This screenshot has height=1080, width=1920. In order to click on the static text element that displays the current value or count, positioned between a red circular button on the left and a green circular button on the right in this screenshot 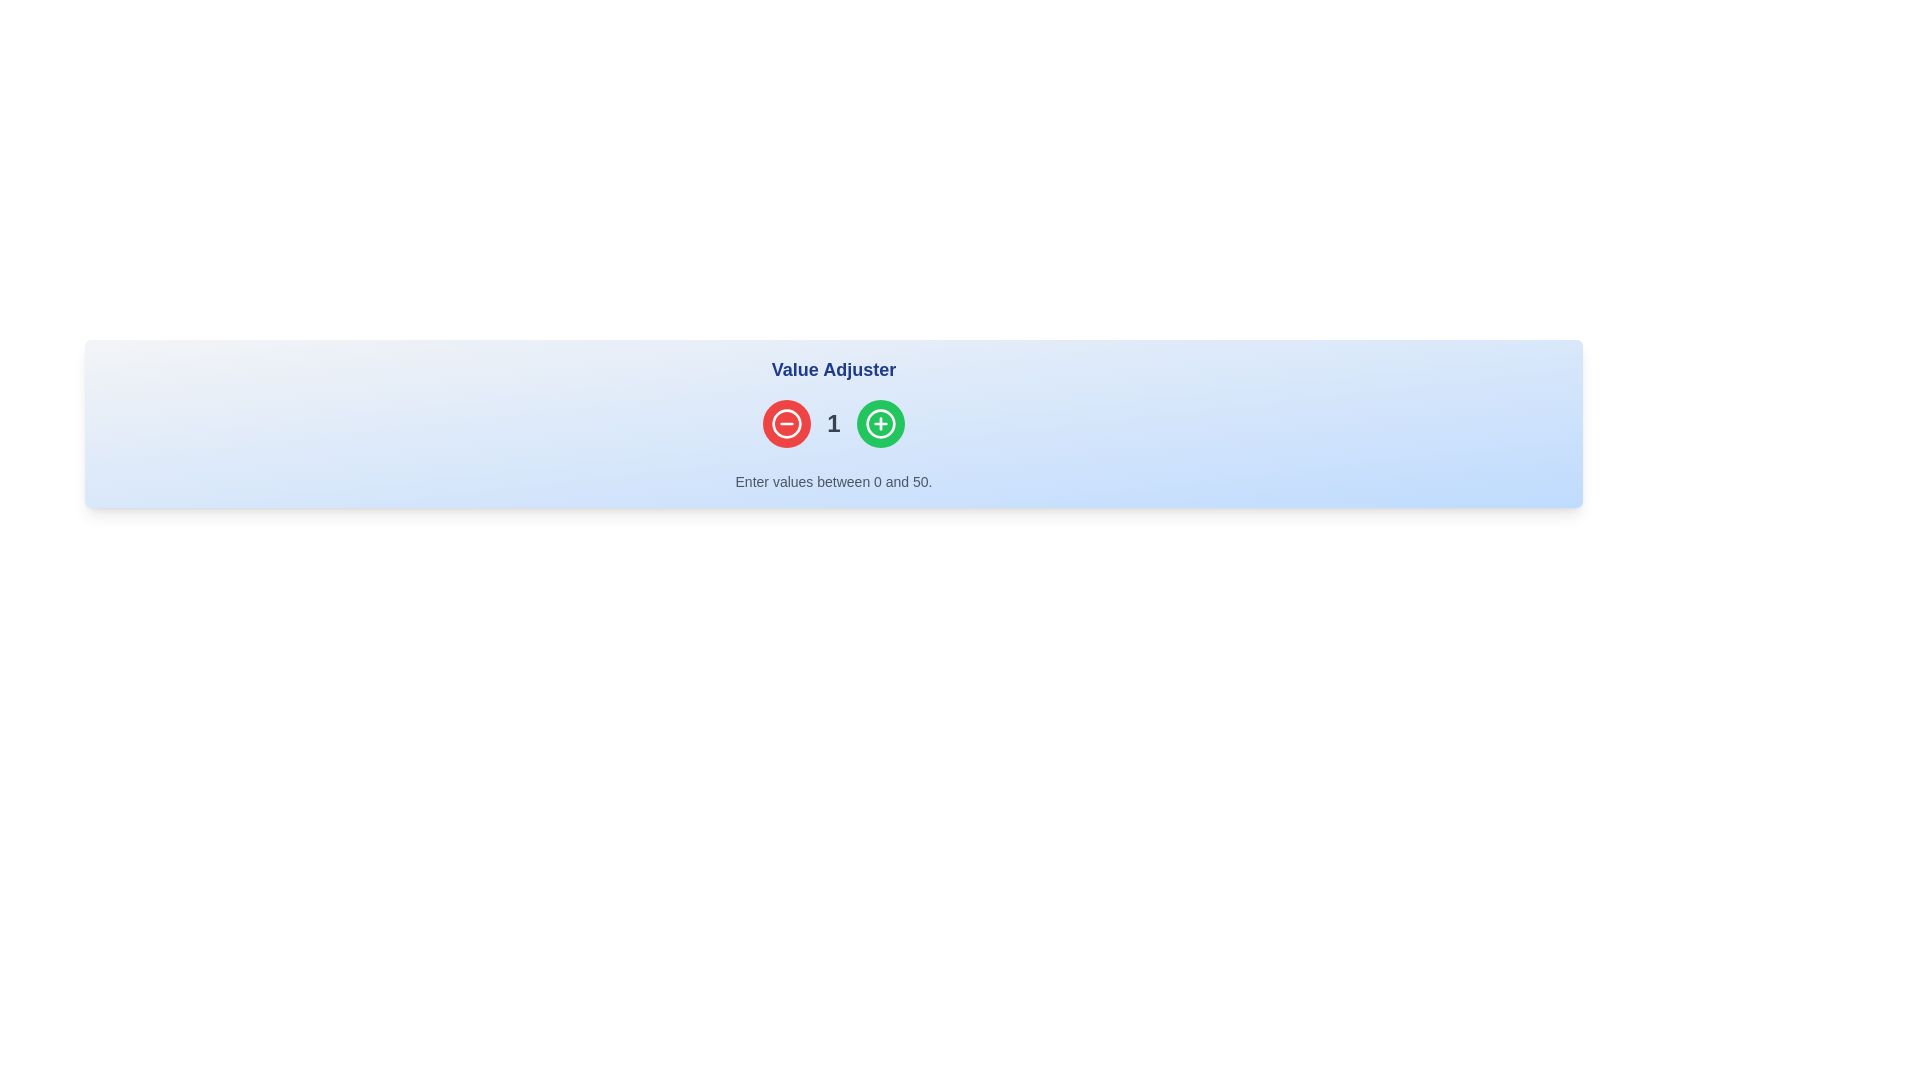, I will do `click(834, 423)`.